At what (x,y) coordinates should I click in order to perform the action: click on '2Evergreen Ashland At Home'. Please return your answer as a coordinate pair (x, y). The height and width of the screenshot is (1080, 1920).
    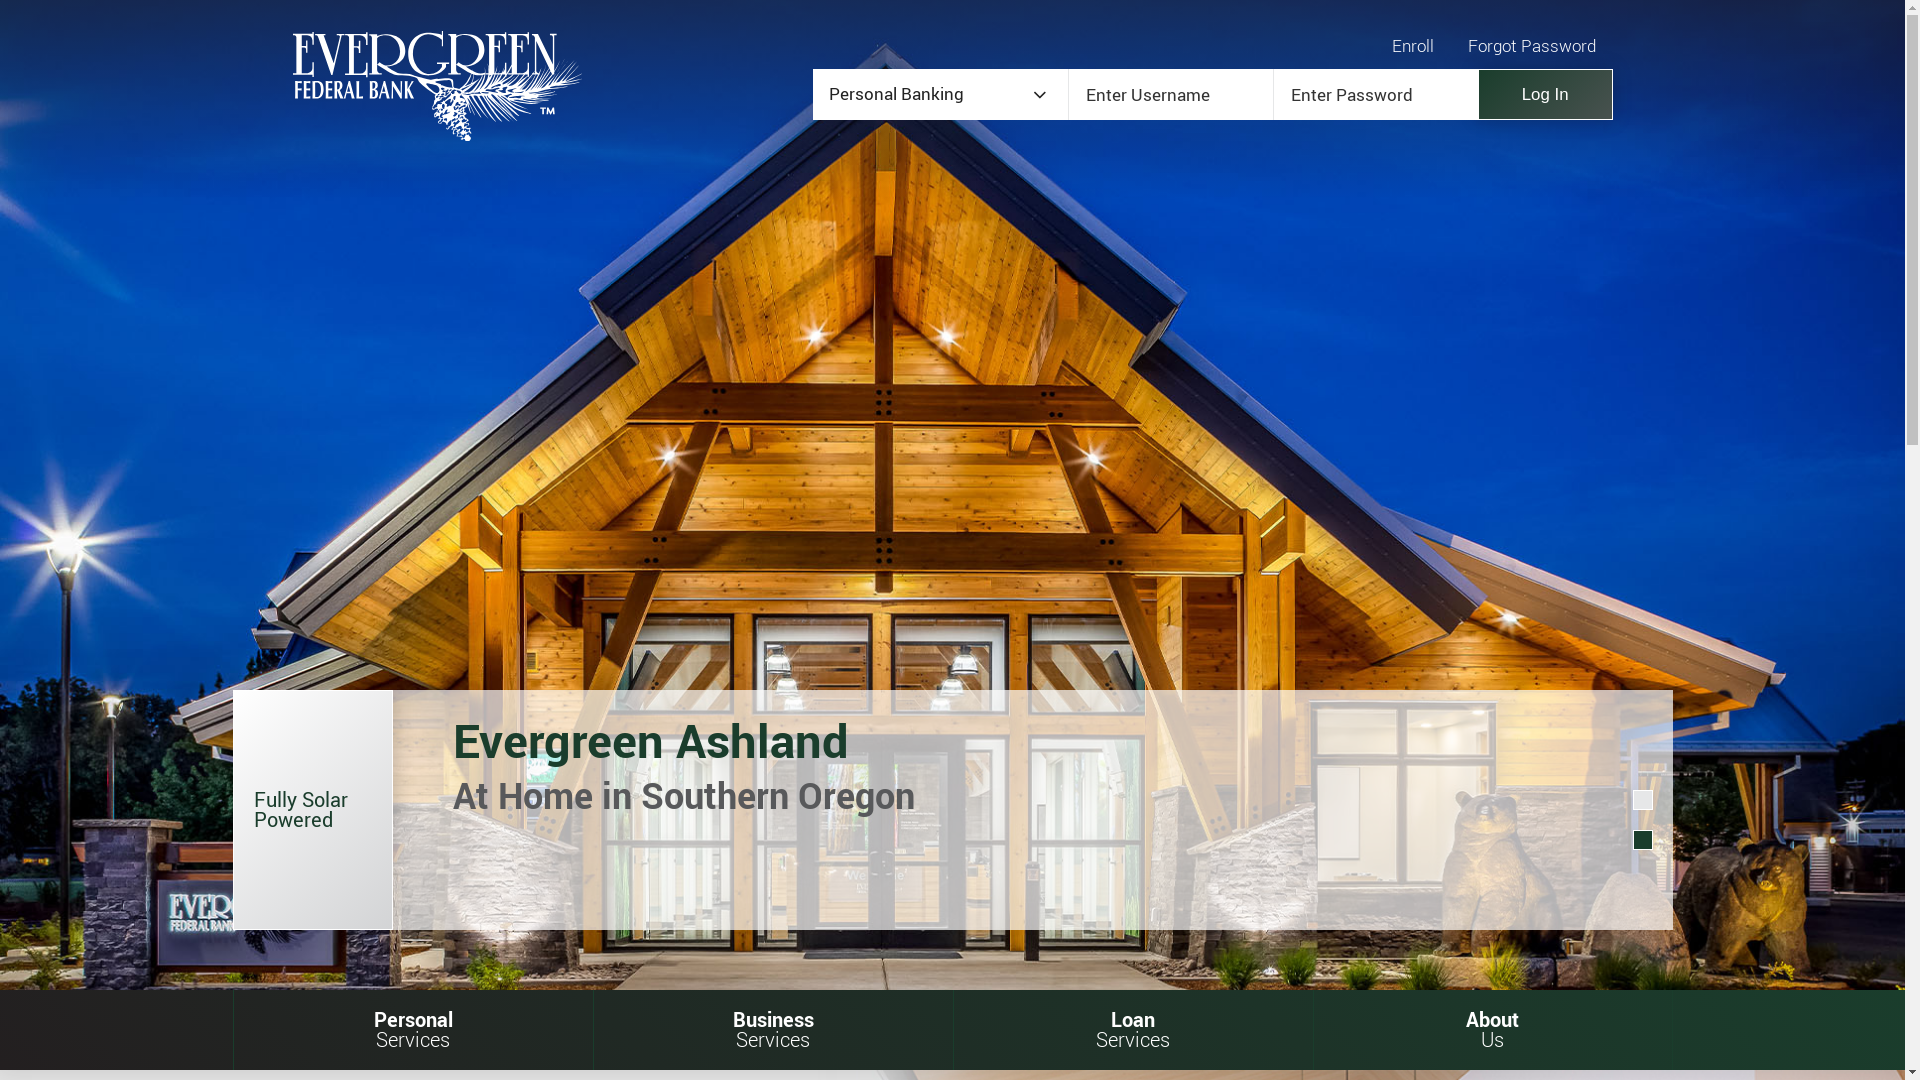
    Looking at the image, I should click on (1642, 840).